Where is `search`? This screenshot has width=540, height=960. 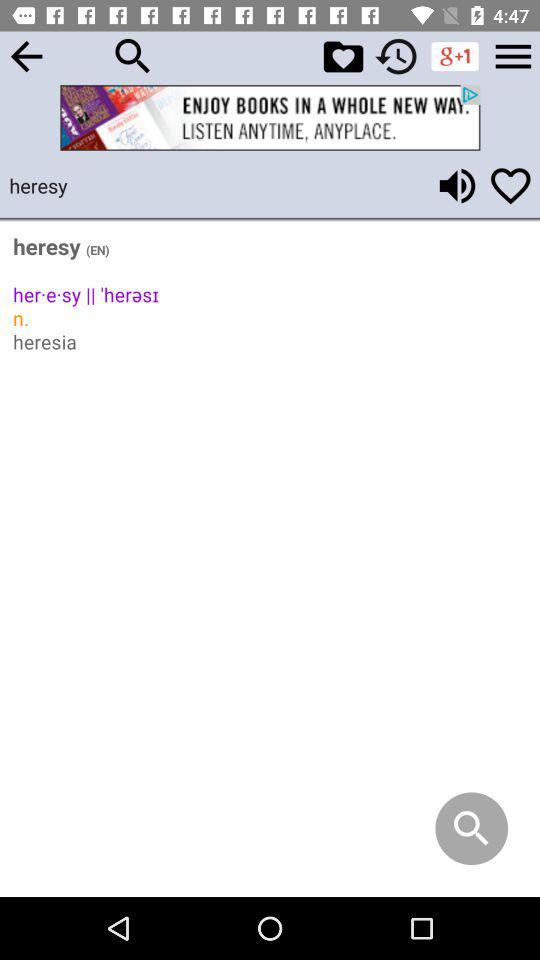
search is located at coordinates (133, 55).